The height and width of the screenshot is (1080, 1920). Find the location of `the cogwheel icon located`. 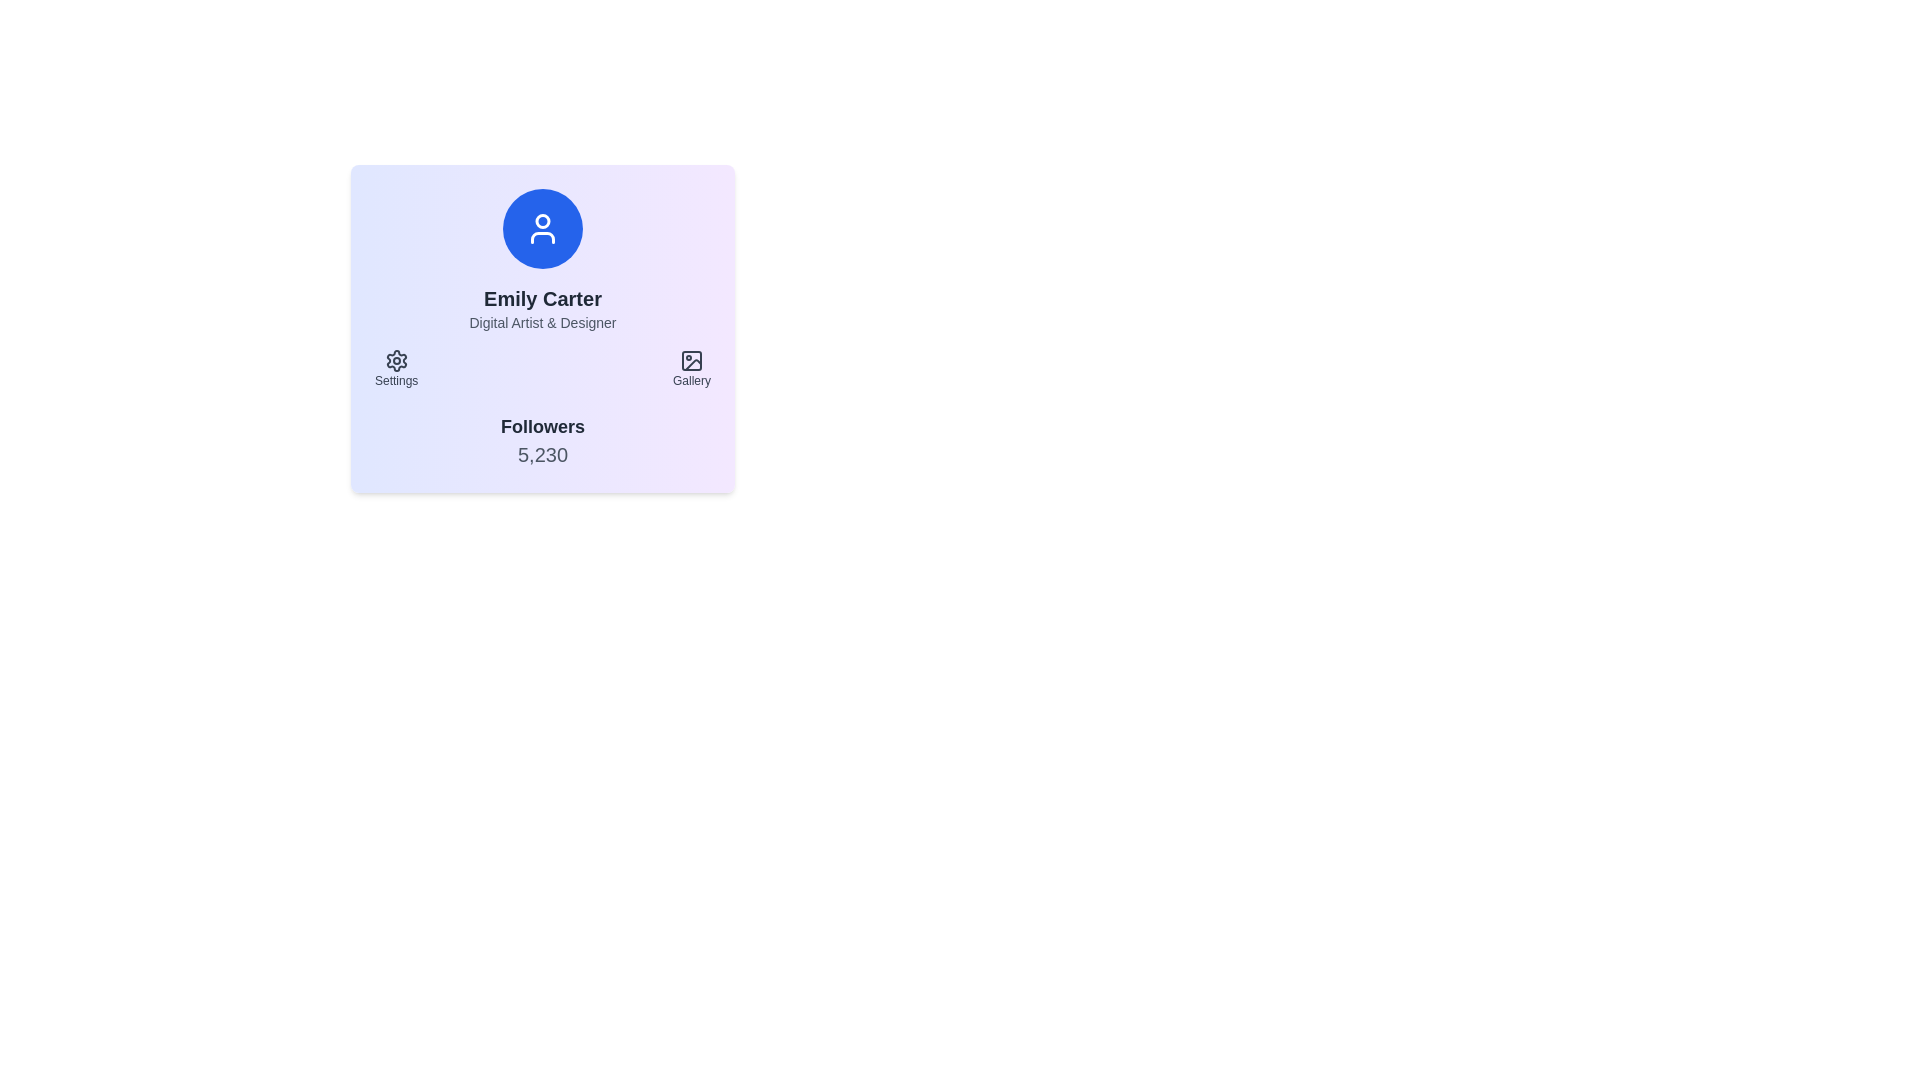

the cogwheel icon located is located at coordinates (396, 361).